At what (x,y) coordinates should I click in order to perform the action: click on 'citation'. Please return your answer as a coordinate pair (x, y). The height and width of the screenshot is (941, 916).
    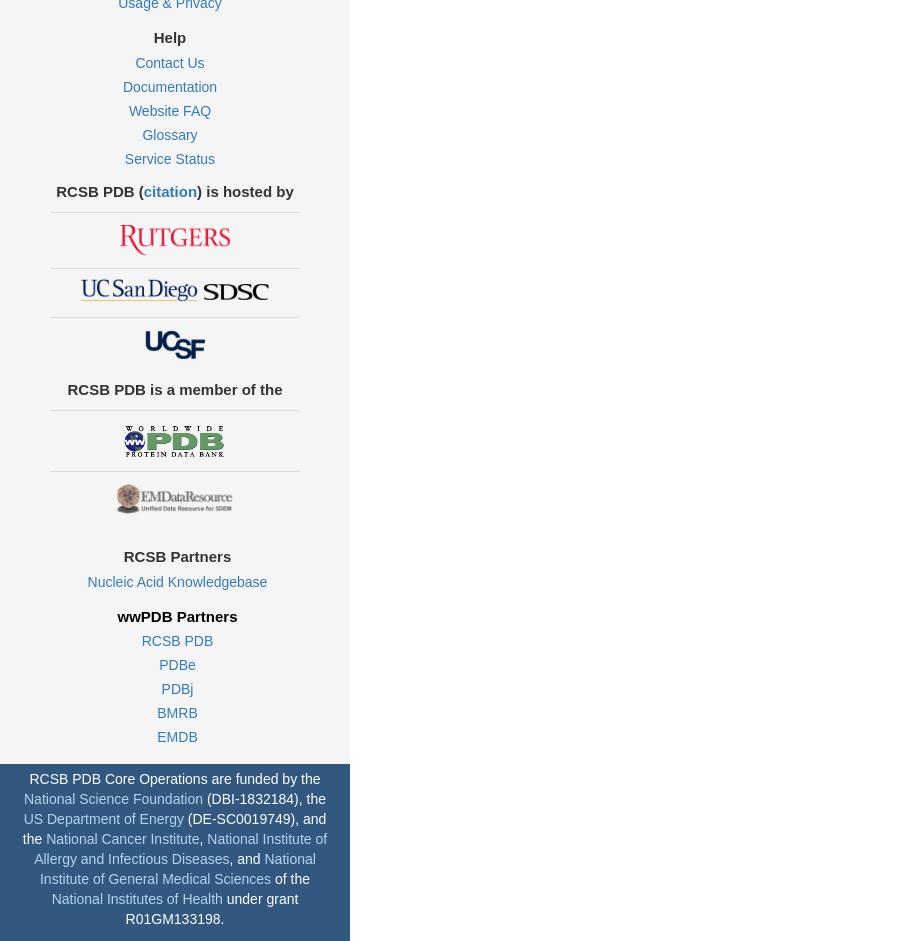
    Looking at the image, I should click on (142, 190).